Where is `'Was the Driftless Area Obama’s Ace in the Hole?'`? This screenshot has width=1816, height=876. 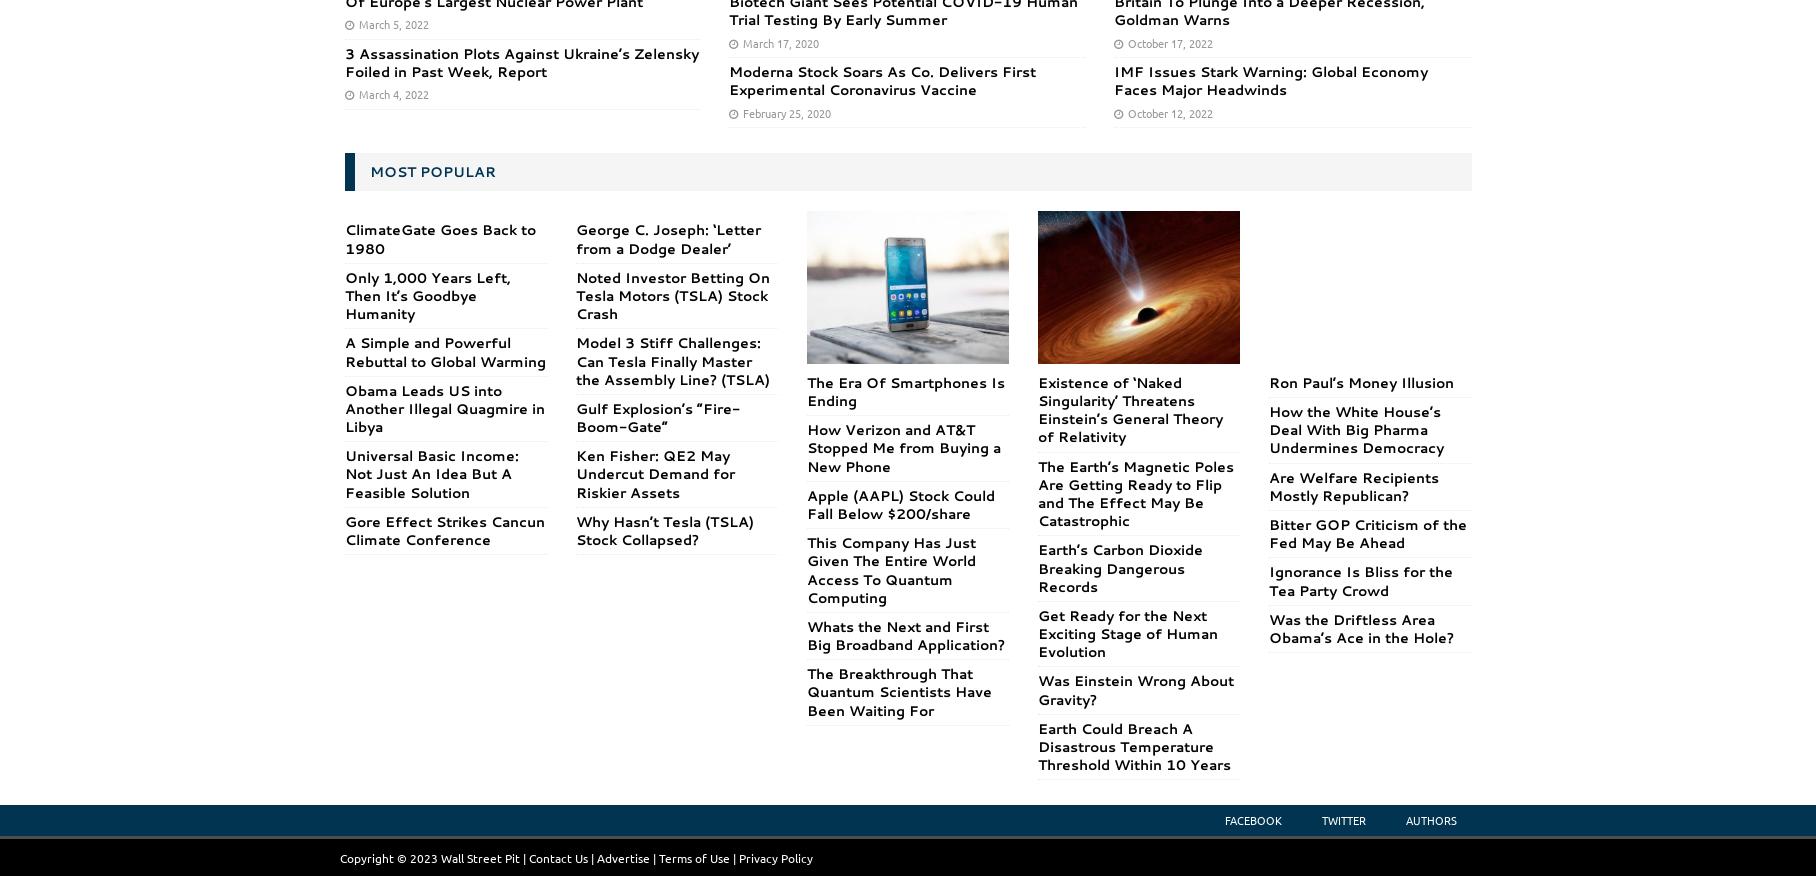 'Was the Driftless Area Obama’s Ace in the Hole?' is located at coordinates (1359, 628).